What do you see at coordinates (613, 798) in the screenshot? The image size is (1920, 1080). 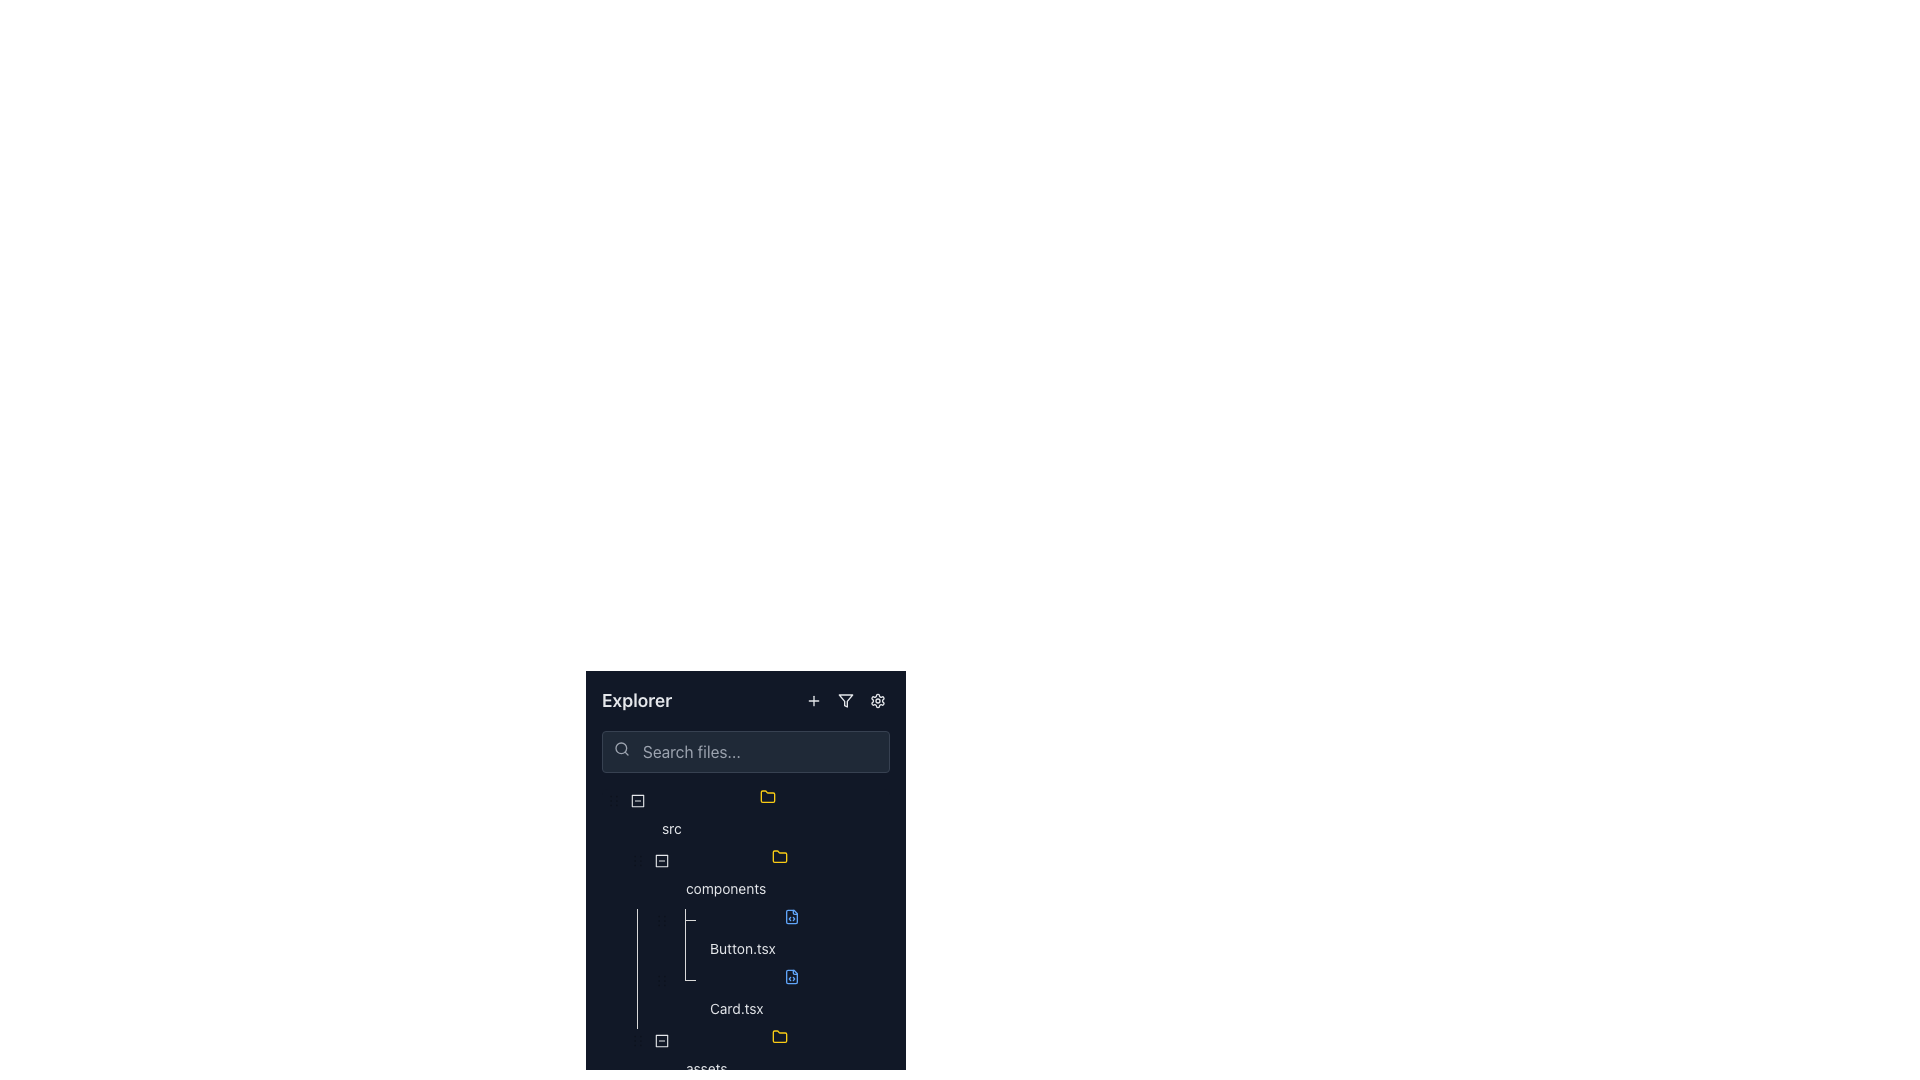 I see `the draggable handle next to the 'src' folder in the file tree` at bounding box center [613, 798].